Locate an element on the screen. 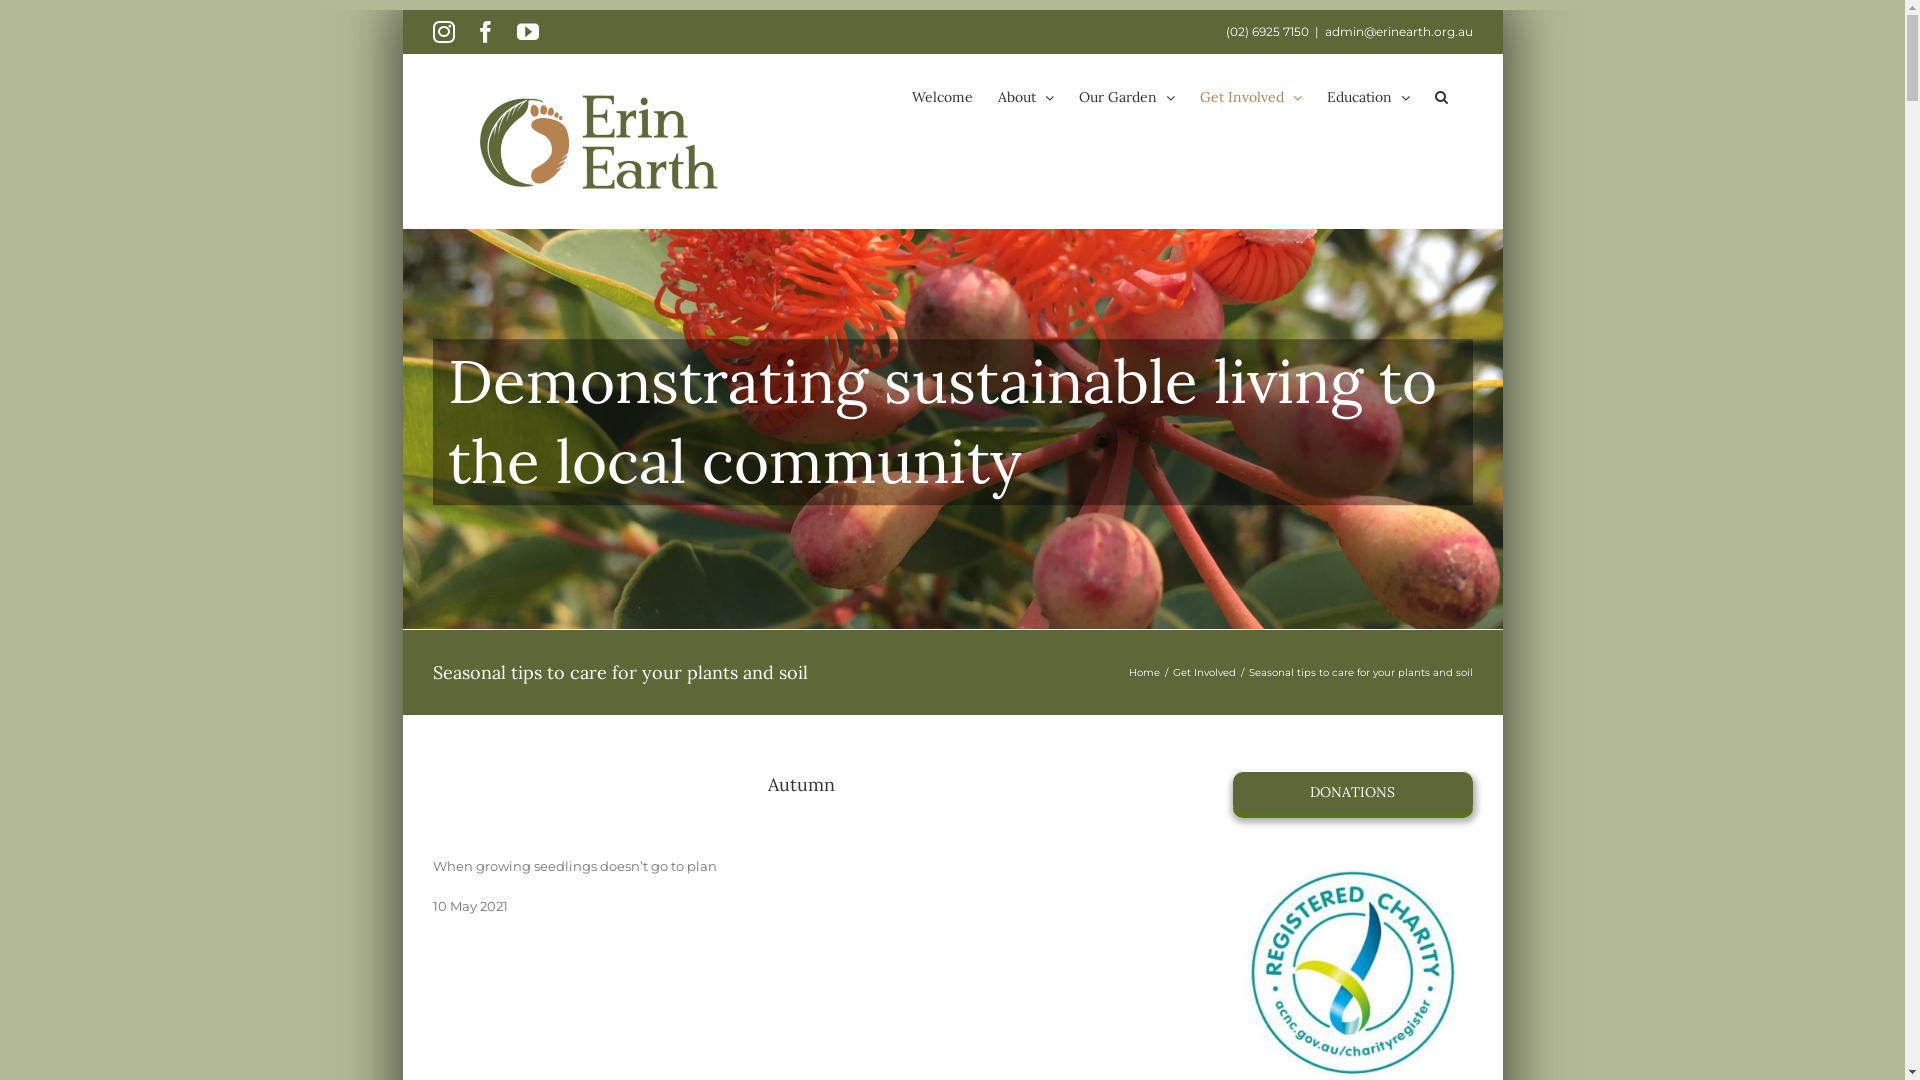 The width and height of the screenshot is (1920, 1080). 'About' is located at coordinates (998, 96).